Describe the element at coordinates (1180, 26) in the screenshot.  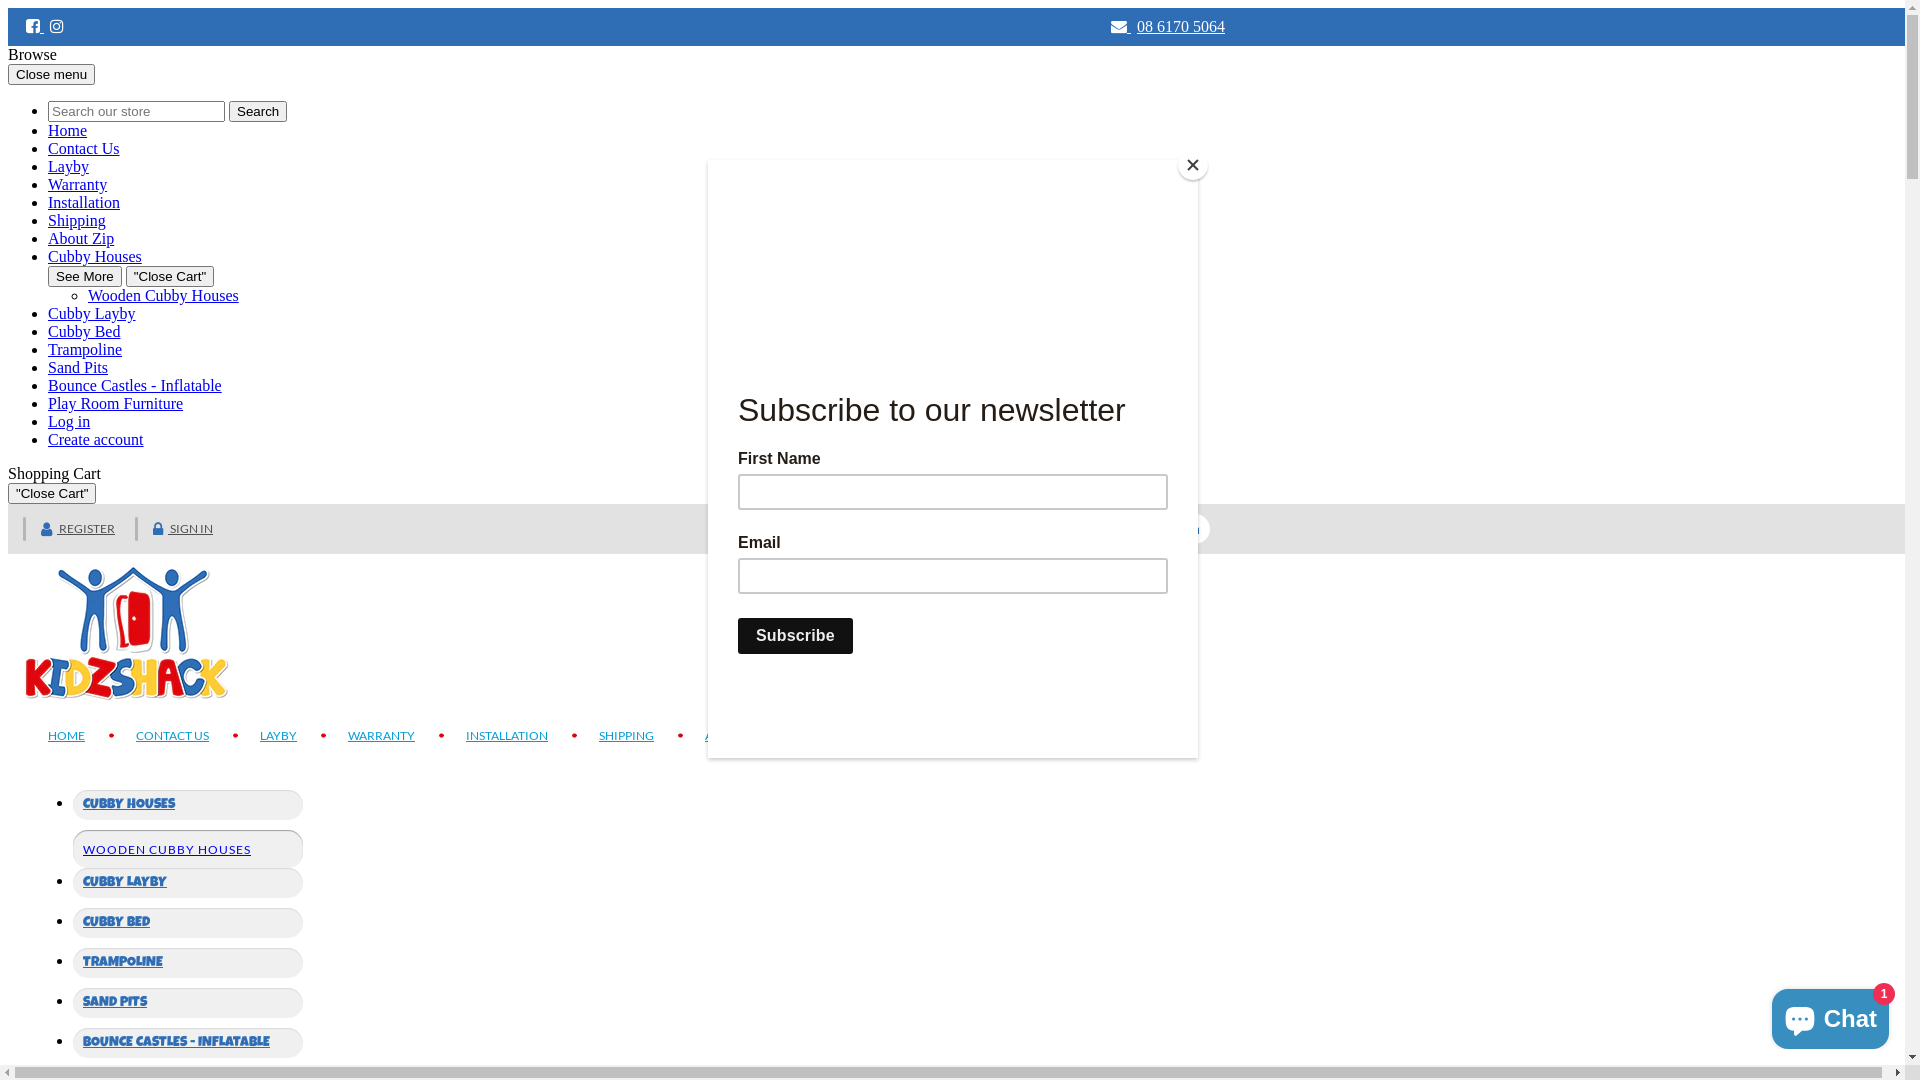
I see `'08 6170 5064'` at that location.